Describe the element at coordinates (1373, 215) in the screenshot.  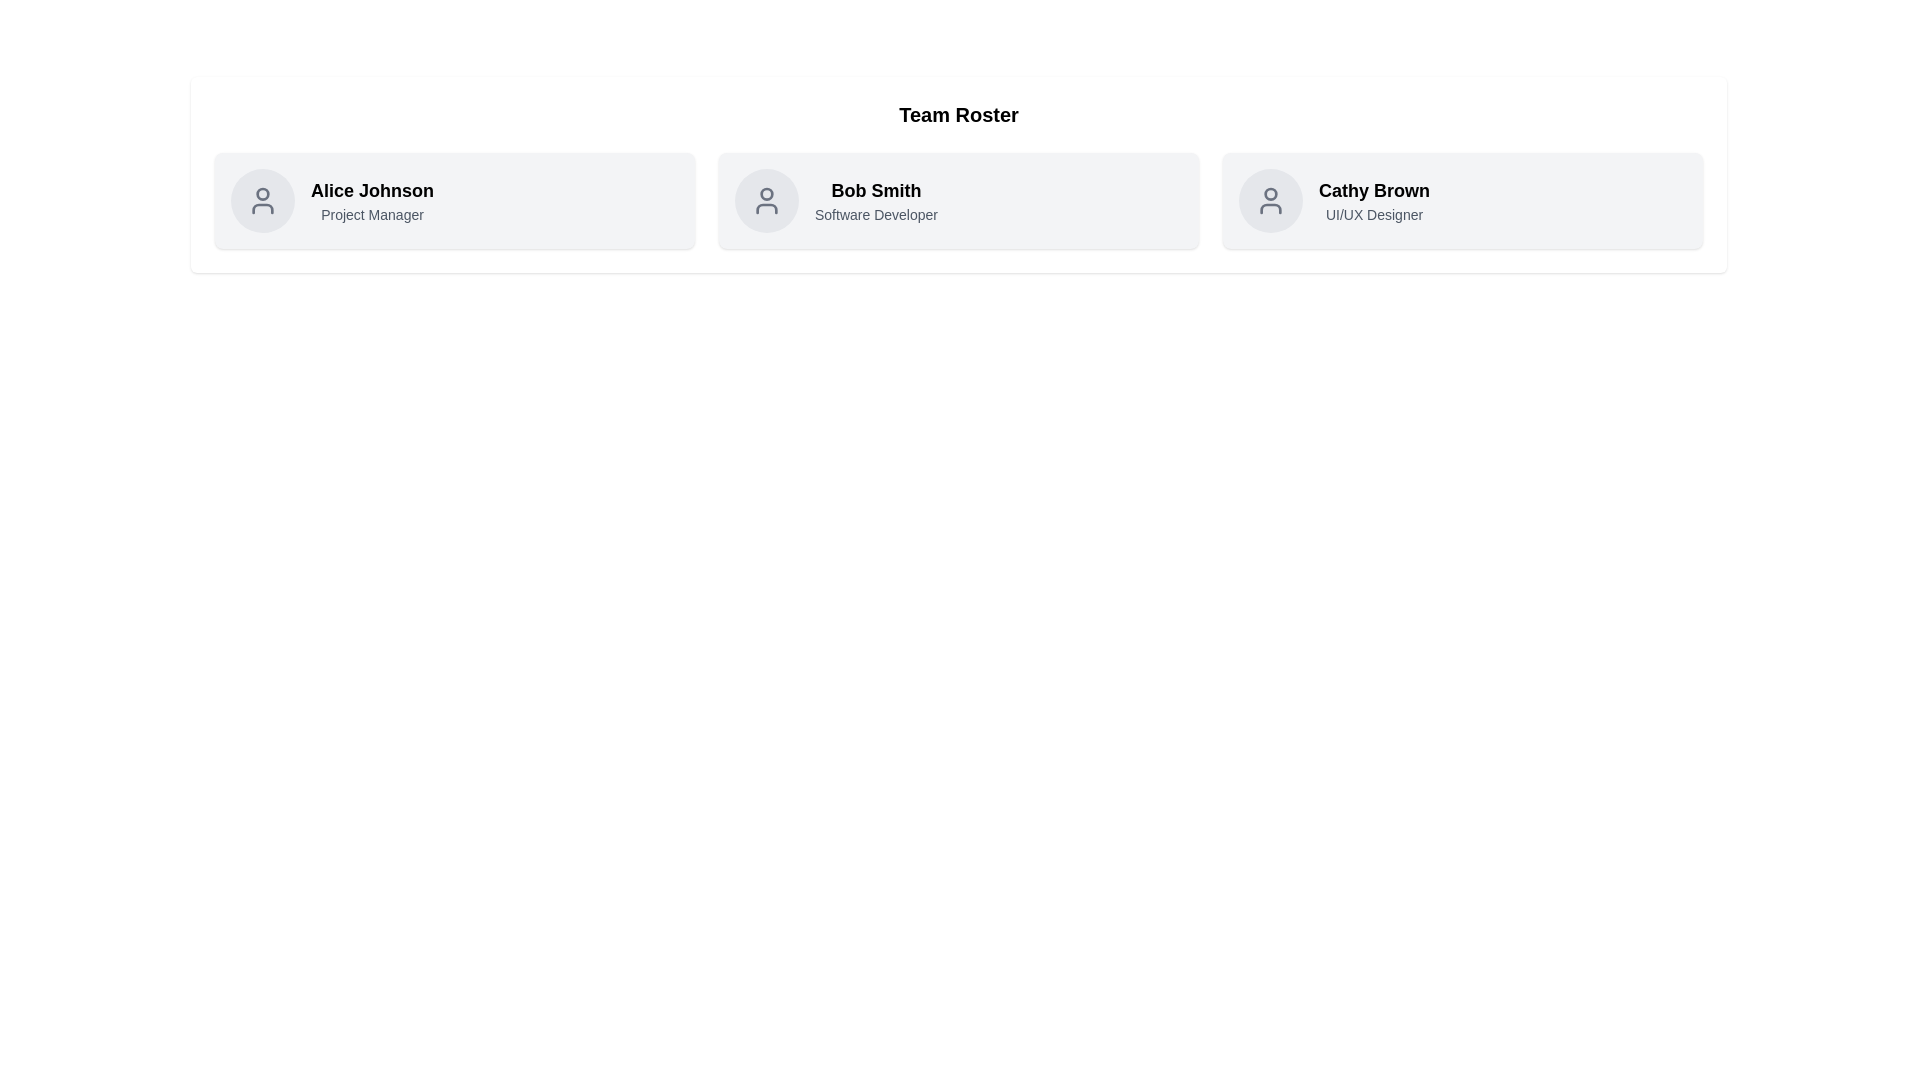
I see `static text element displaying 'UI/UX Designer' located below the name 'Cathy Brown' in the profile card on the rightmost side of a three-card layout` at that location.